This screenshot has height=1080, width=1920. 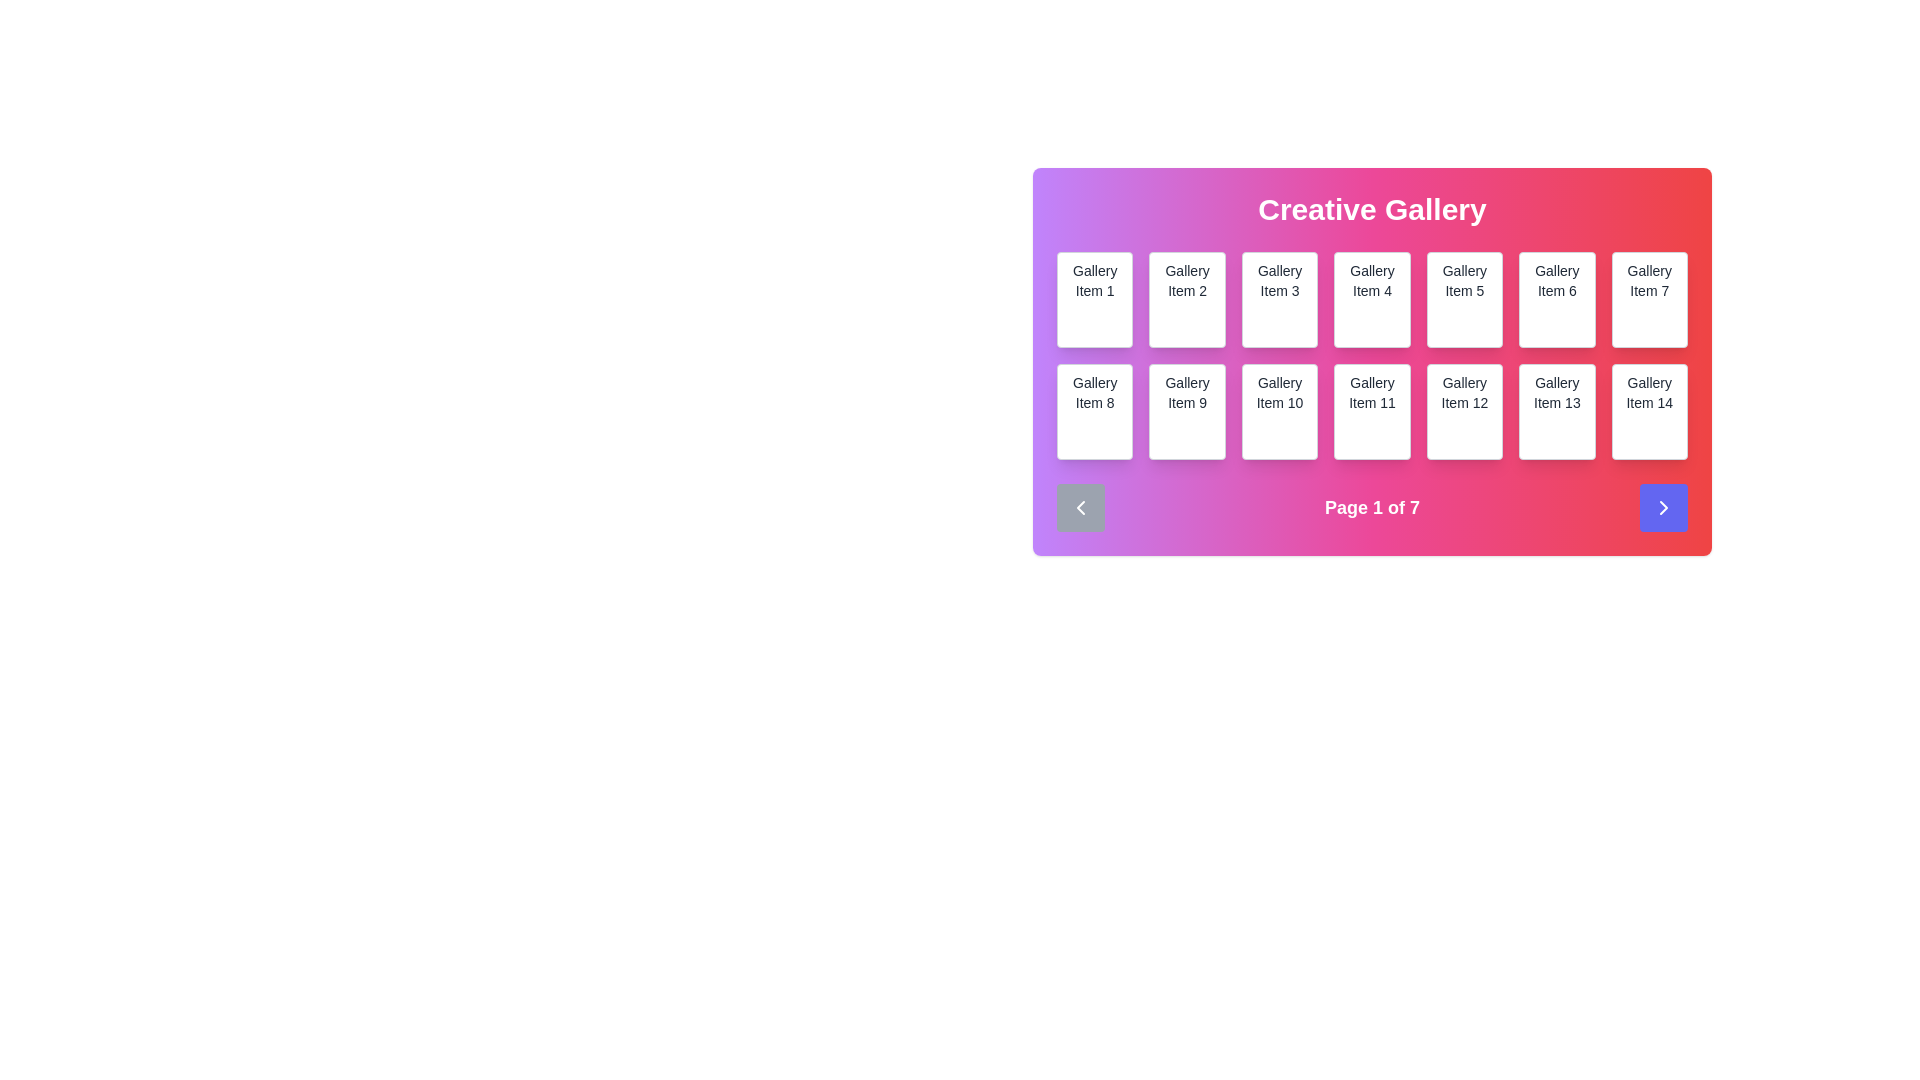 I want to click on the gallery item card located in the second column of the first row in the grid layout under the 'Creative Gallery' heading to trigger visual effects, so click(x=1187, y=300).